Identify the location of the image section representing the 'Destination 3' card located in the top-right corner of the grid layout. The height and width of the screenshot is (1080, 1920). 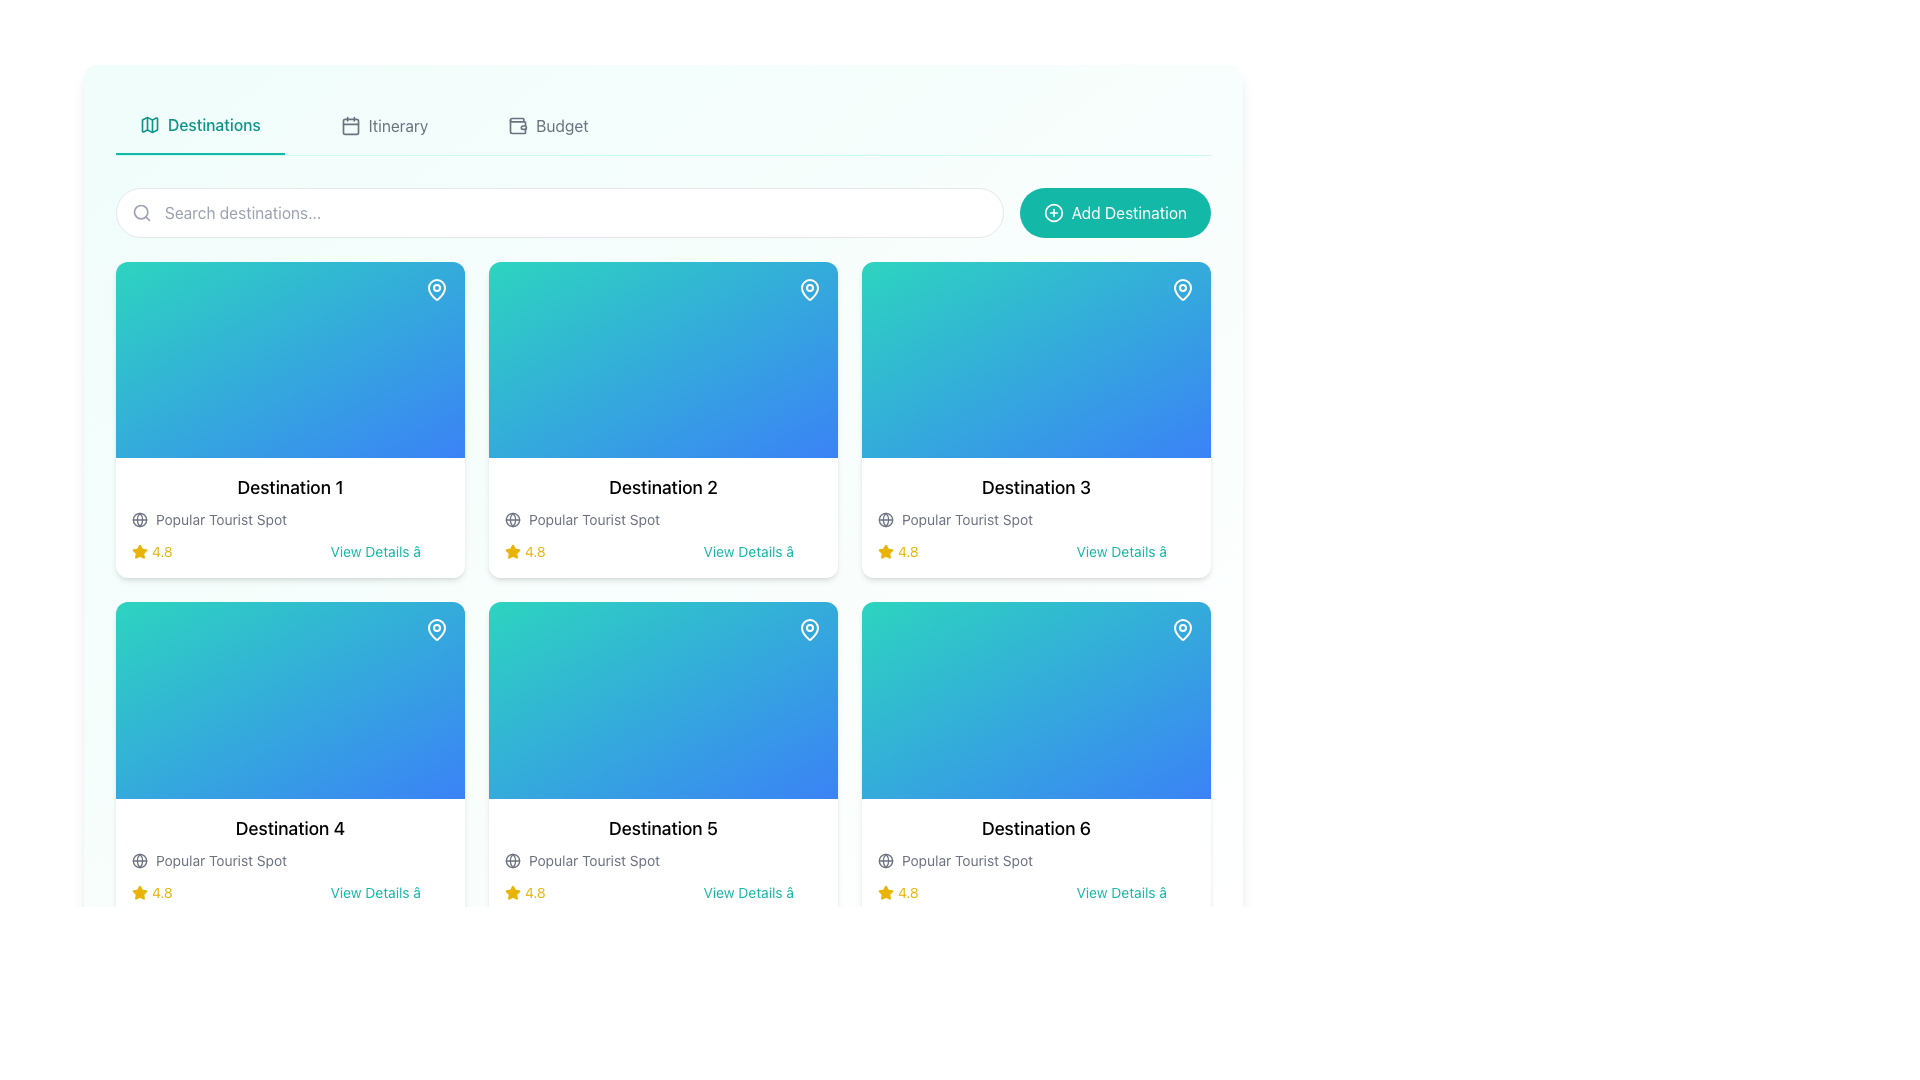
(1036, 360).